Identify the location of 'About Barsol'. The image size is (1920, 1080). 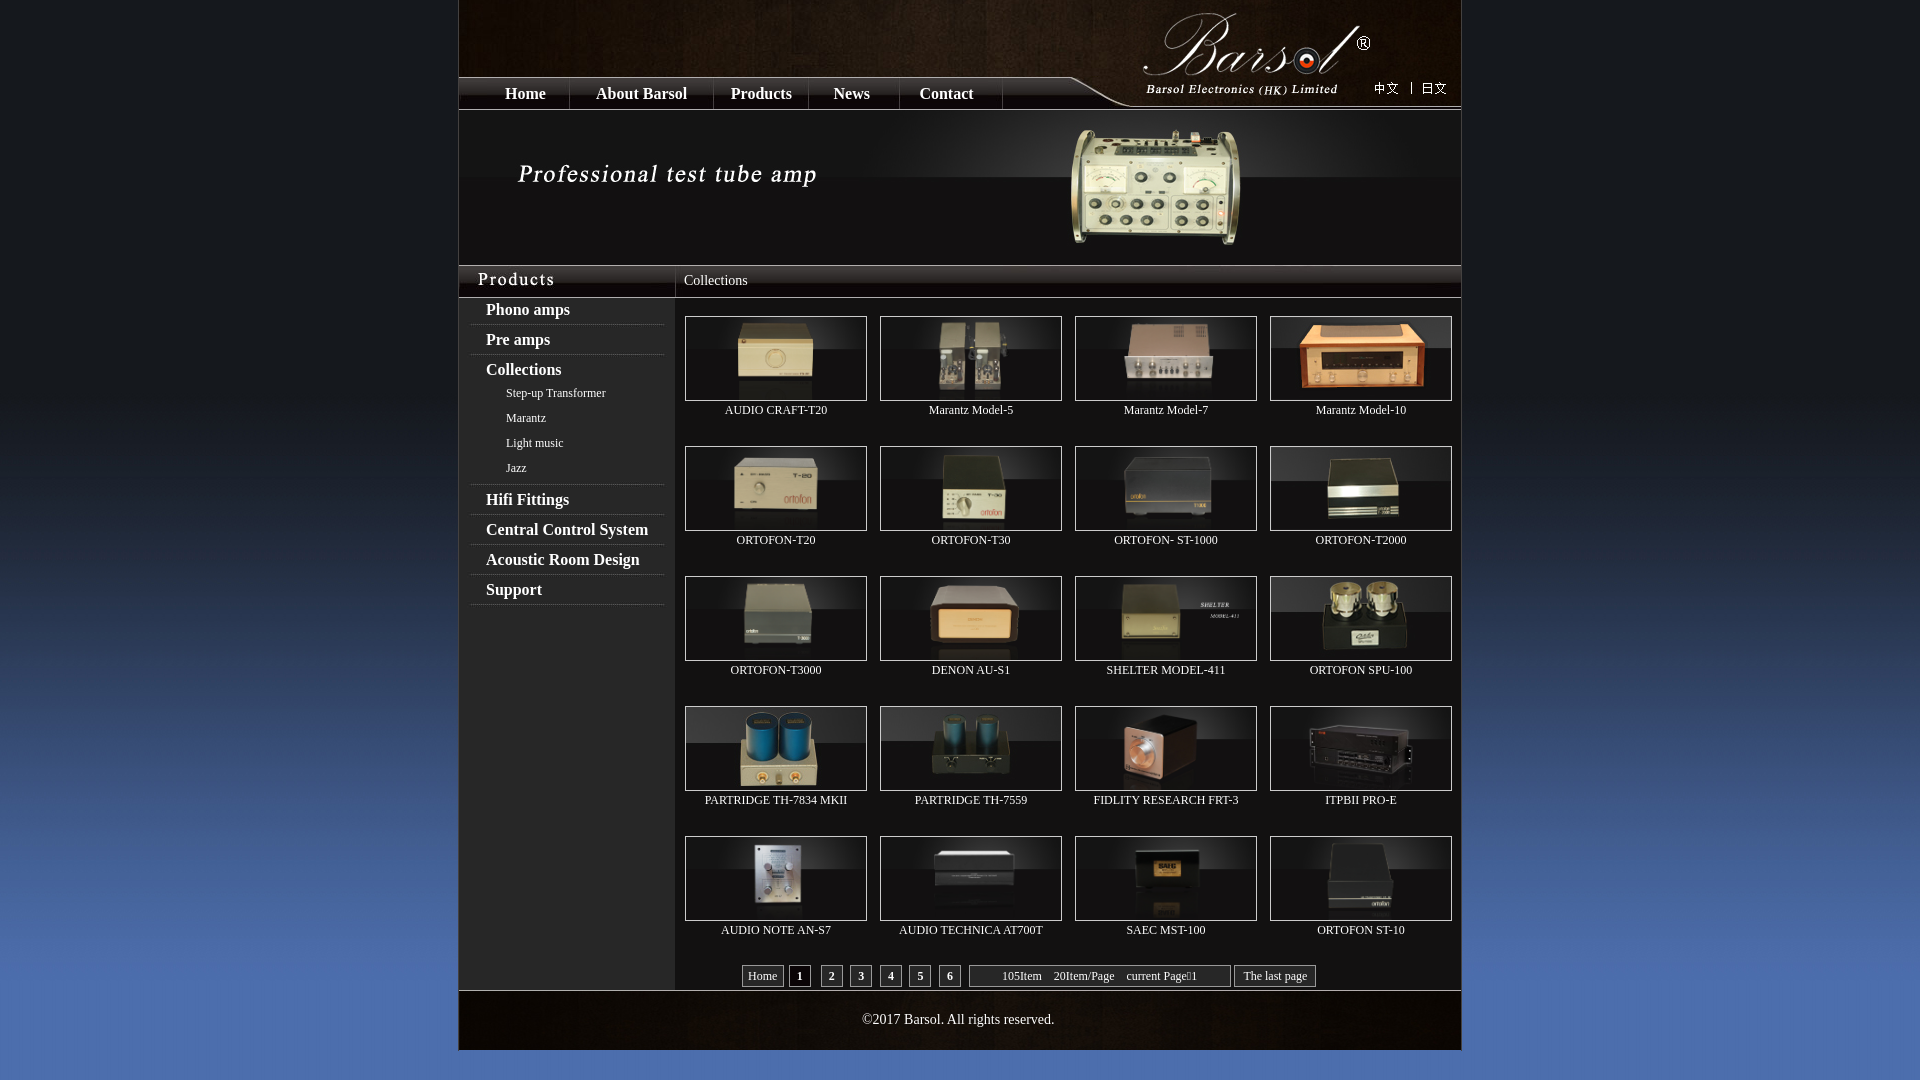
(642, 93).